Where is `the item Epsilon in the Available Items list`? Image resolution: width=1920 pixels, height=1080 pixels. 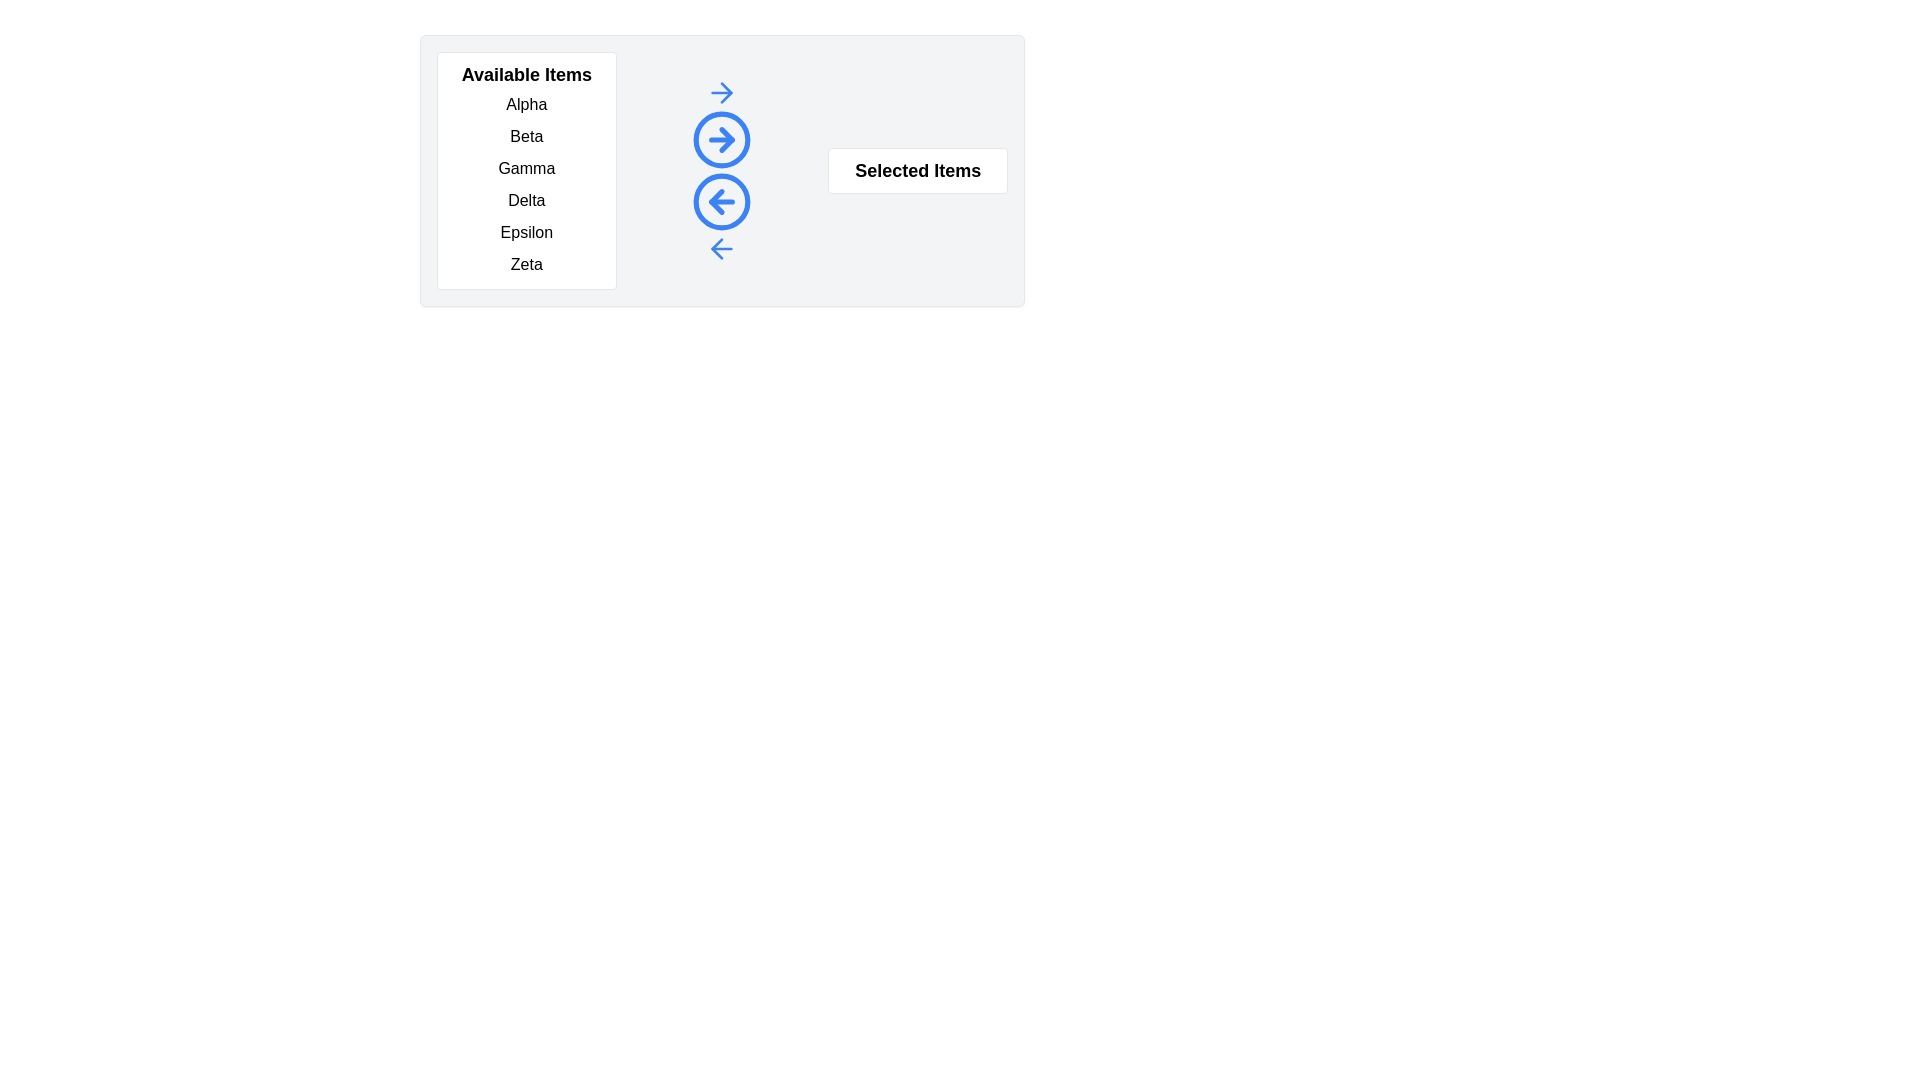
the item Epsilon in the Available Items list is located at coordinates (526, 231).